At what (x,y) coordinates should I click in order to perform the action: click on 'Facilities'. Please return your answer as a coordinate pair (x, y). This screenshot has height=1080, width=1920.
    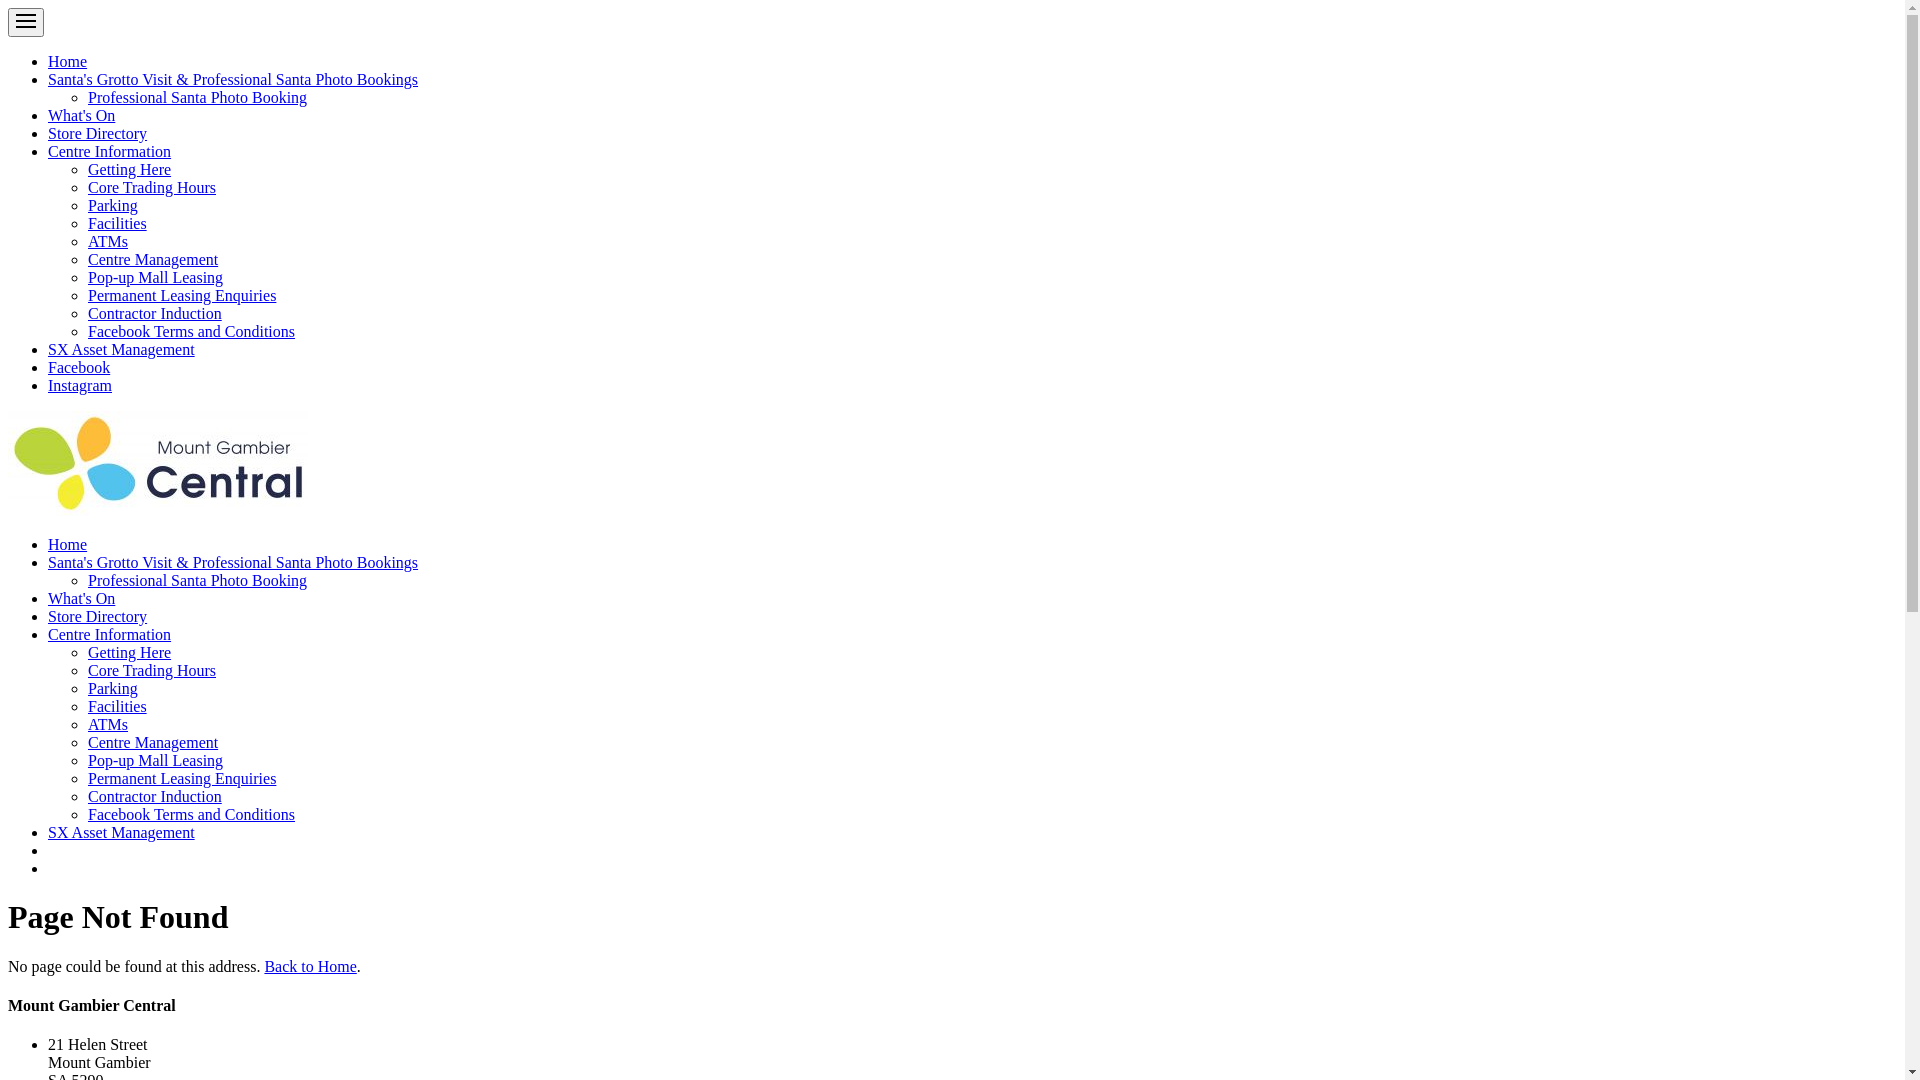
    Looking at the image, I should click on (86, 223).